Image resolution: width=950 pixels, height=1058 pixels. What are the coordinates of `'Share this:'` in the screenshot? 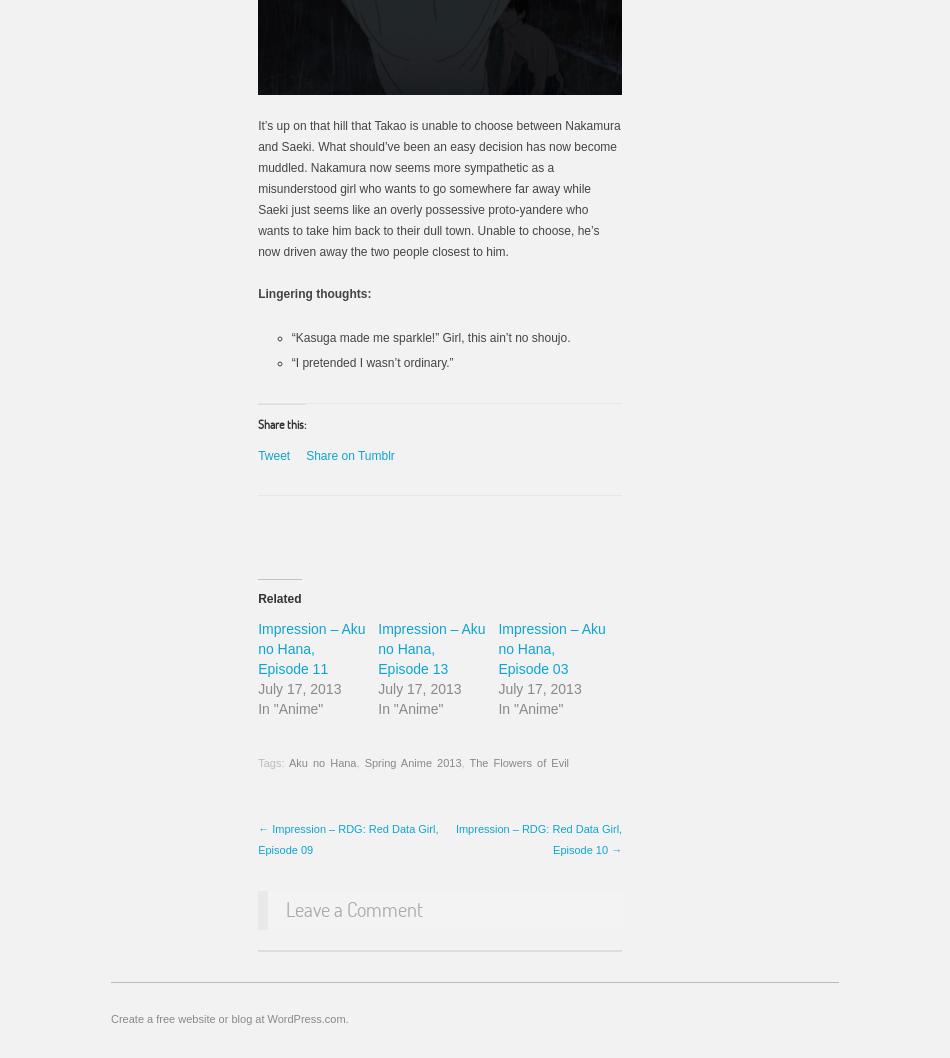 It's located at (280, 424).